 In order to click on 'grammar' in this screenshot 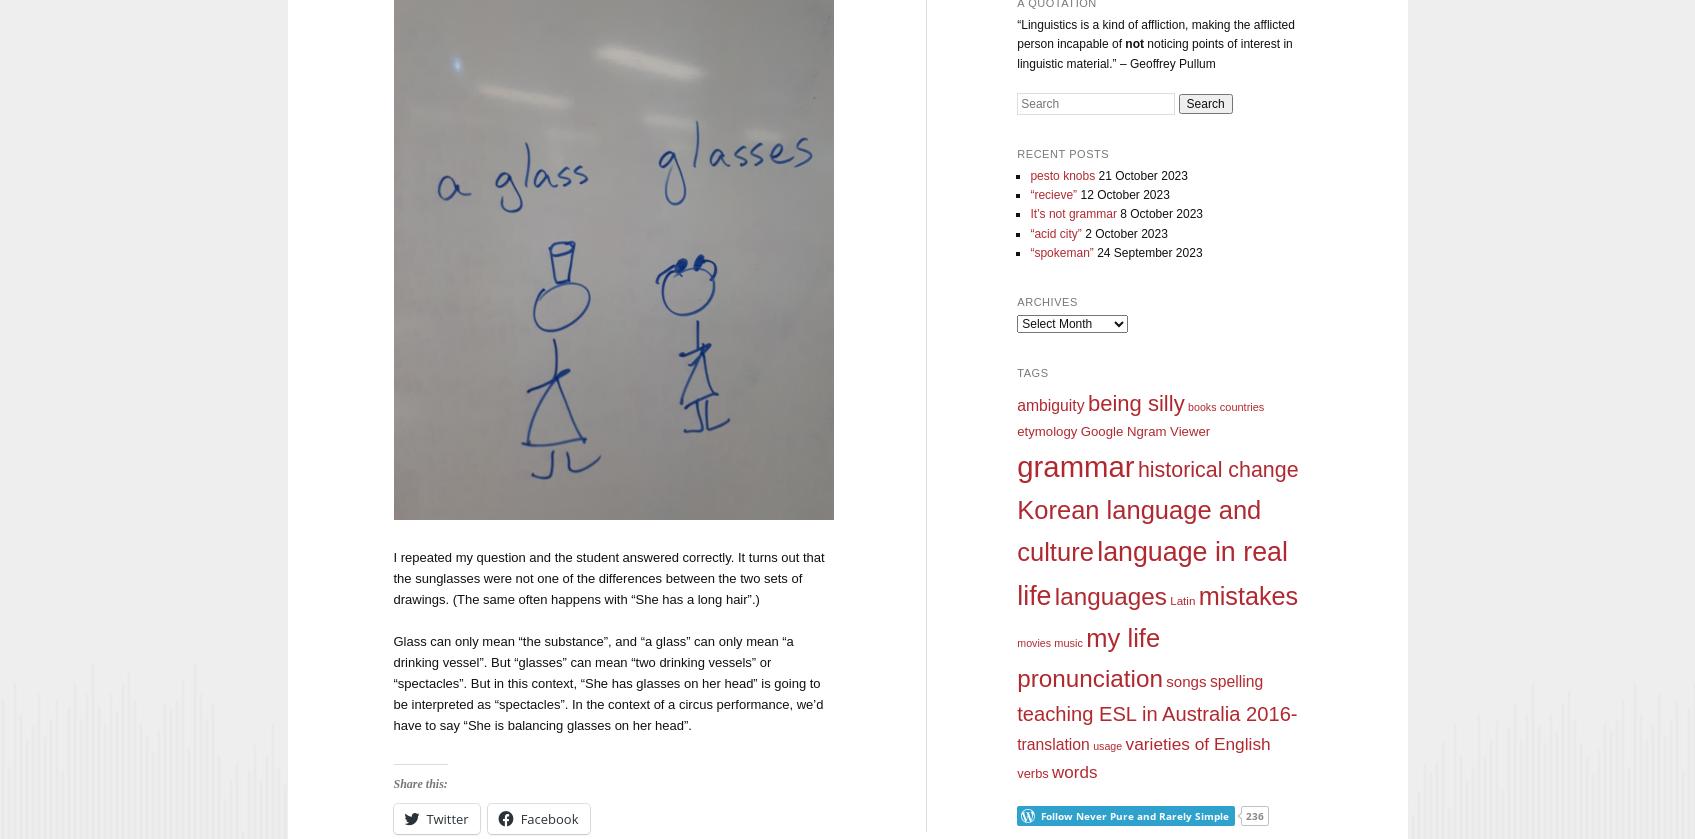, I will do `click(1075, 464)`.